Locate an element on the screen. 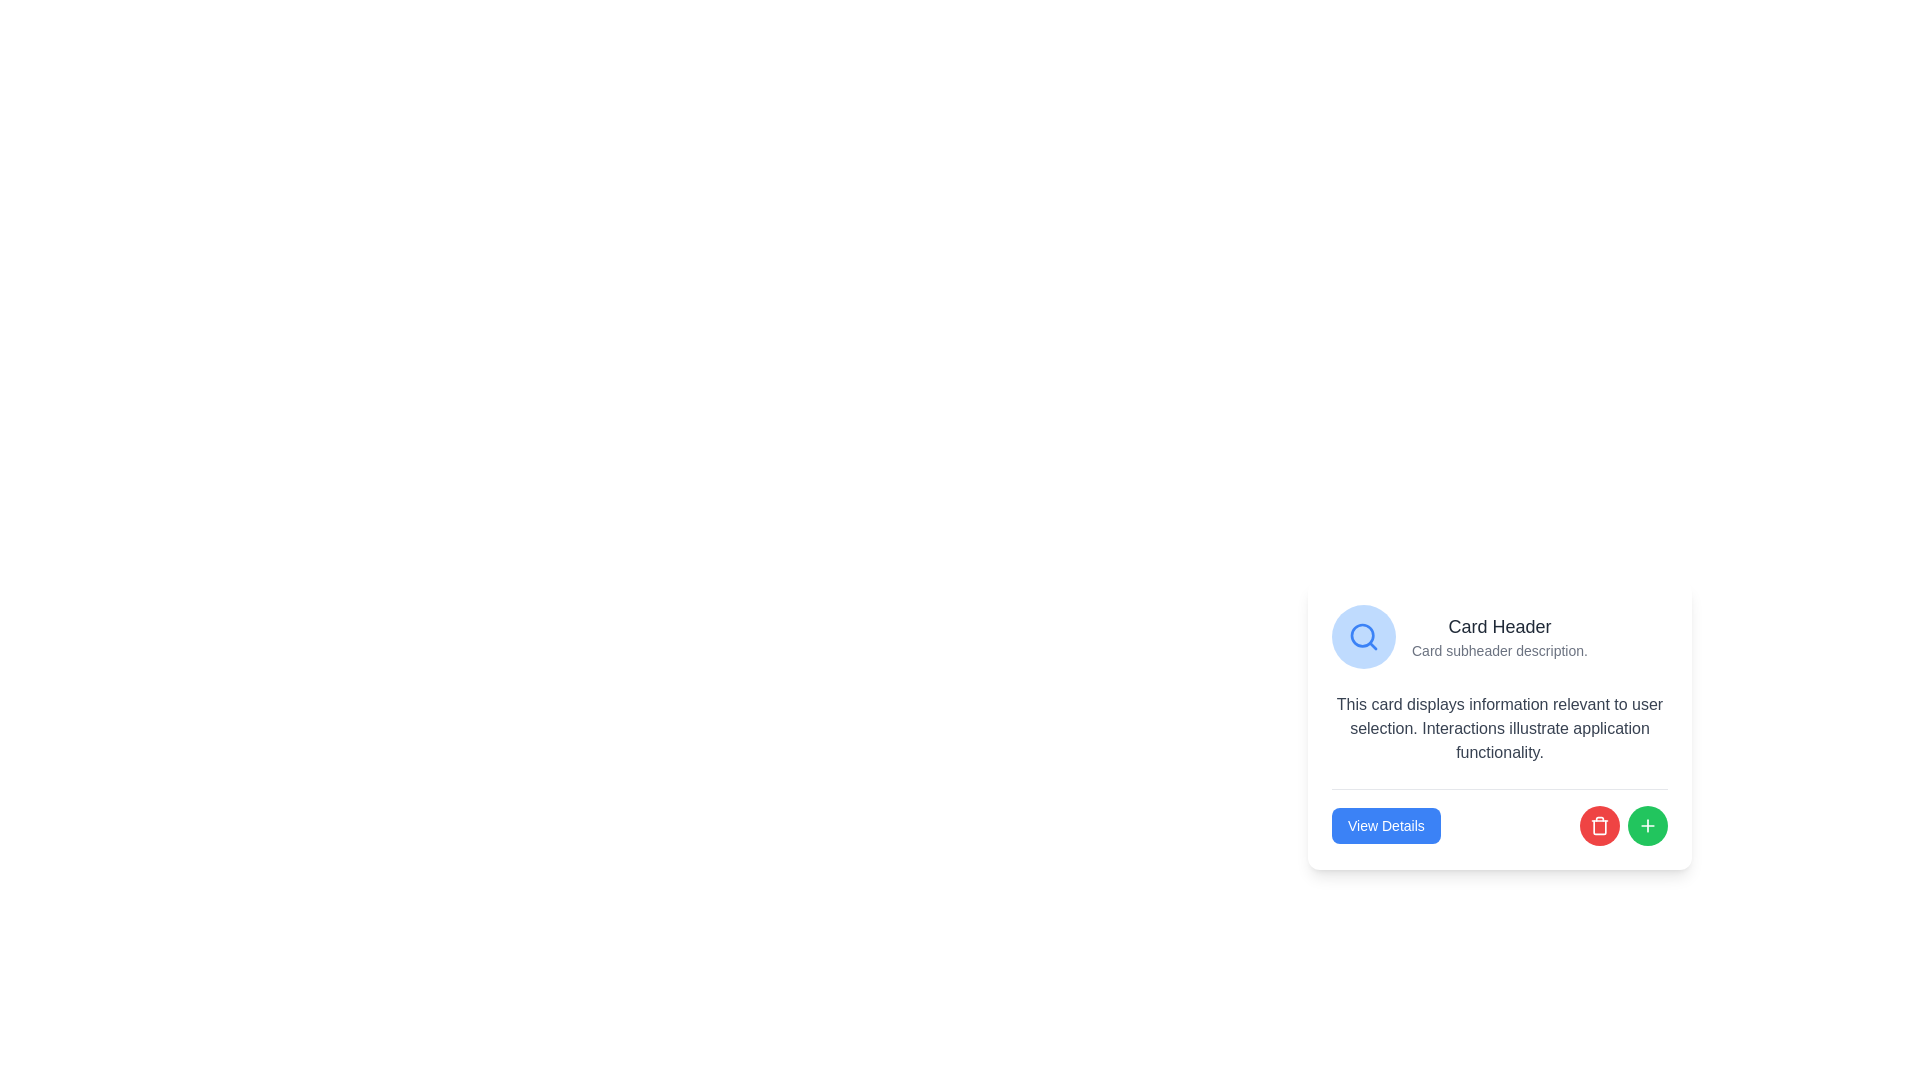 This screenshot has width=1920, height=1080. the 'Add' button located at the bottom-right corner of the card component is located at coordinates (1647, 825).